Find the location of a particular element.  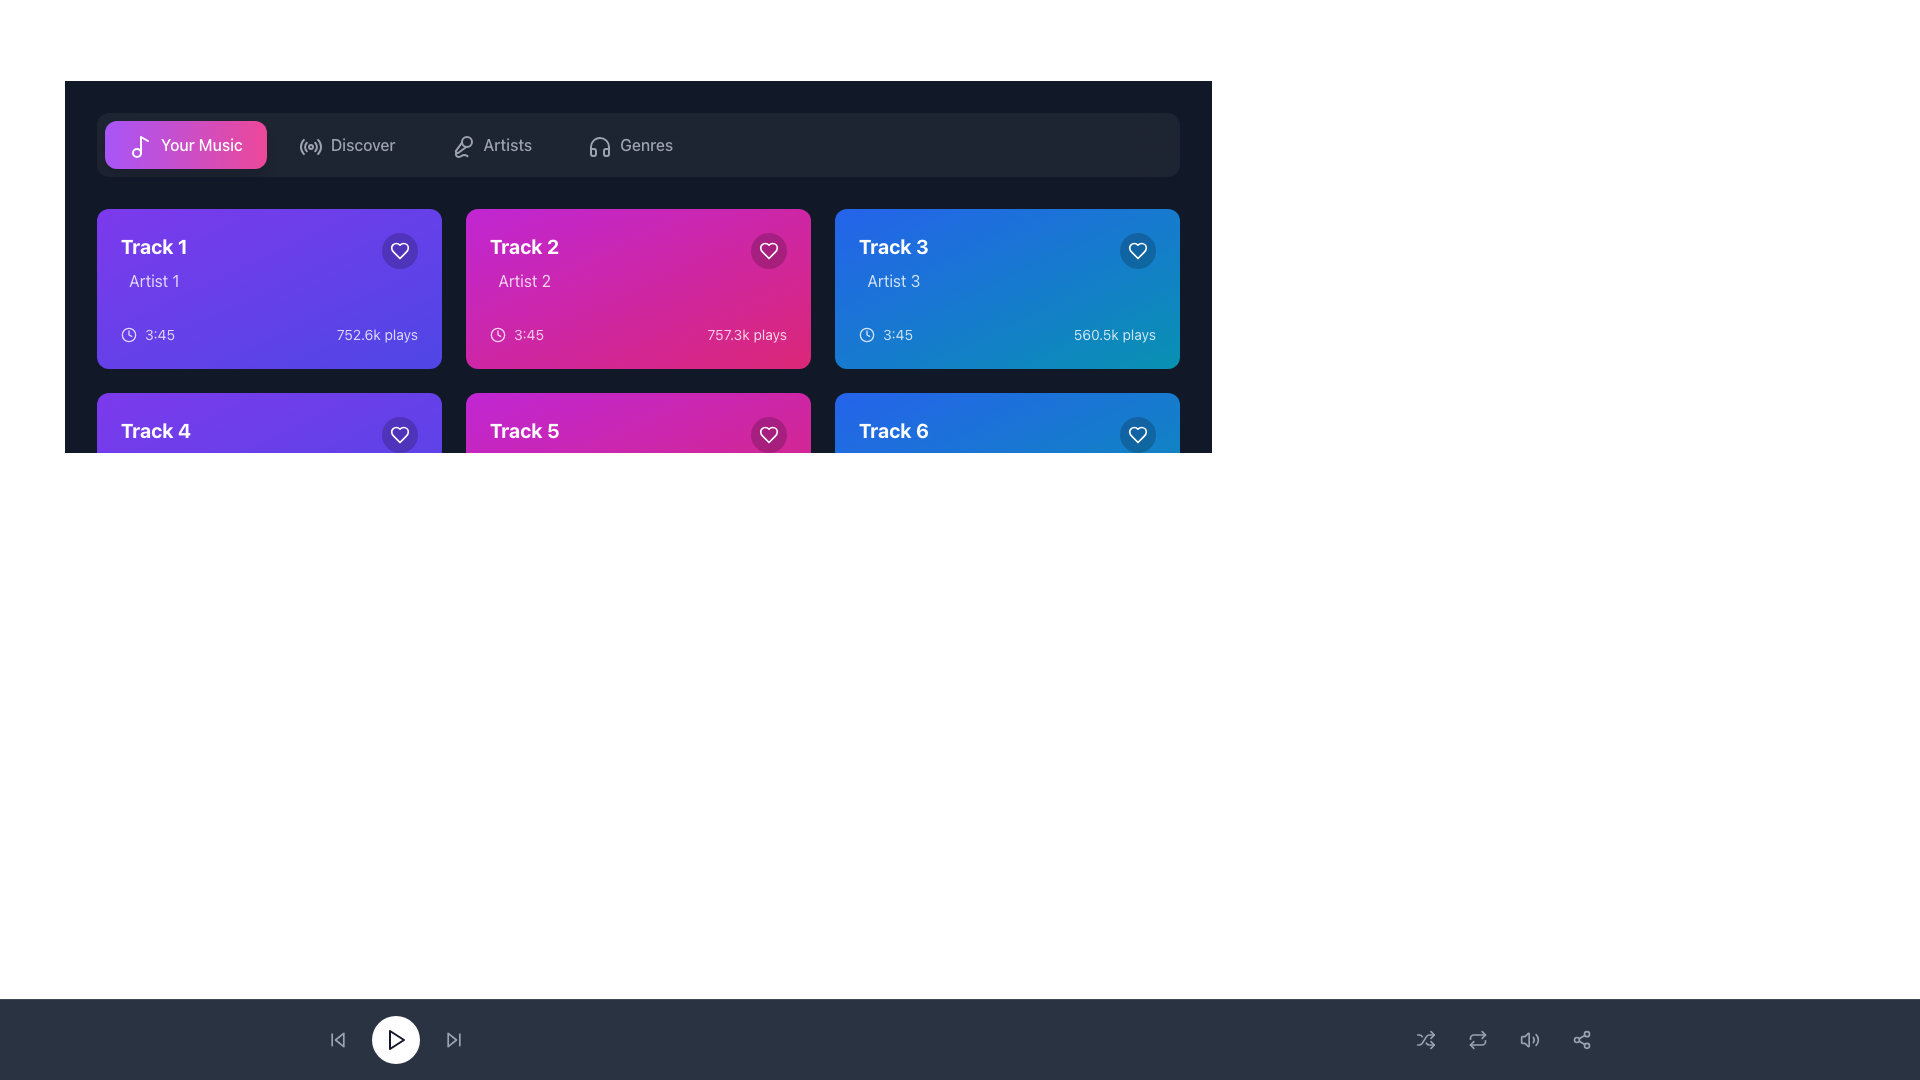

the time indicator icon associated with the track duration '3:45' located within the blue card for 'Track 3' in the second row is located at coordinates (867, 334).